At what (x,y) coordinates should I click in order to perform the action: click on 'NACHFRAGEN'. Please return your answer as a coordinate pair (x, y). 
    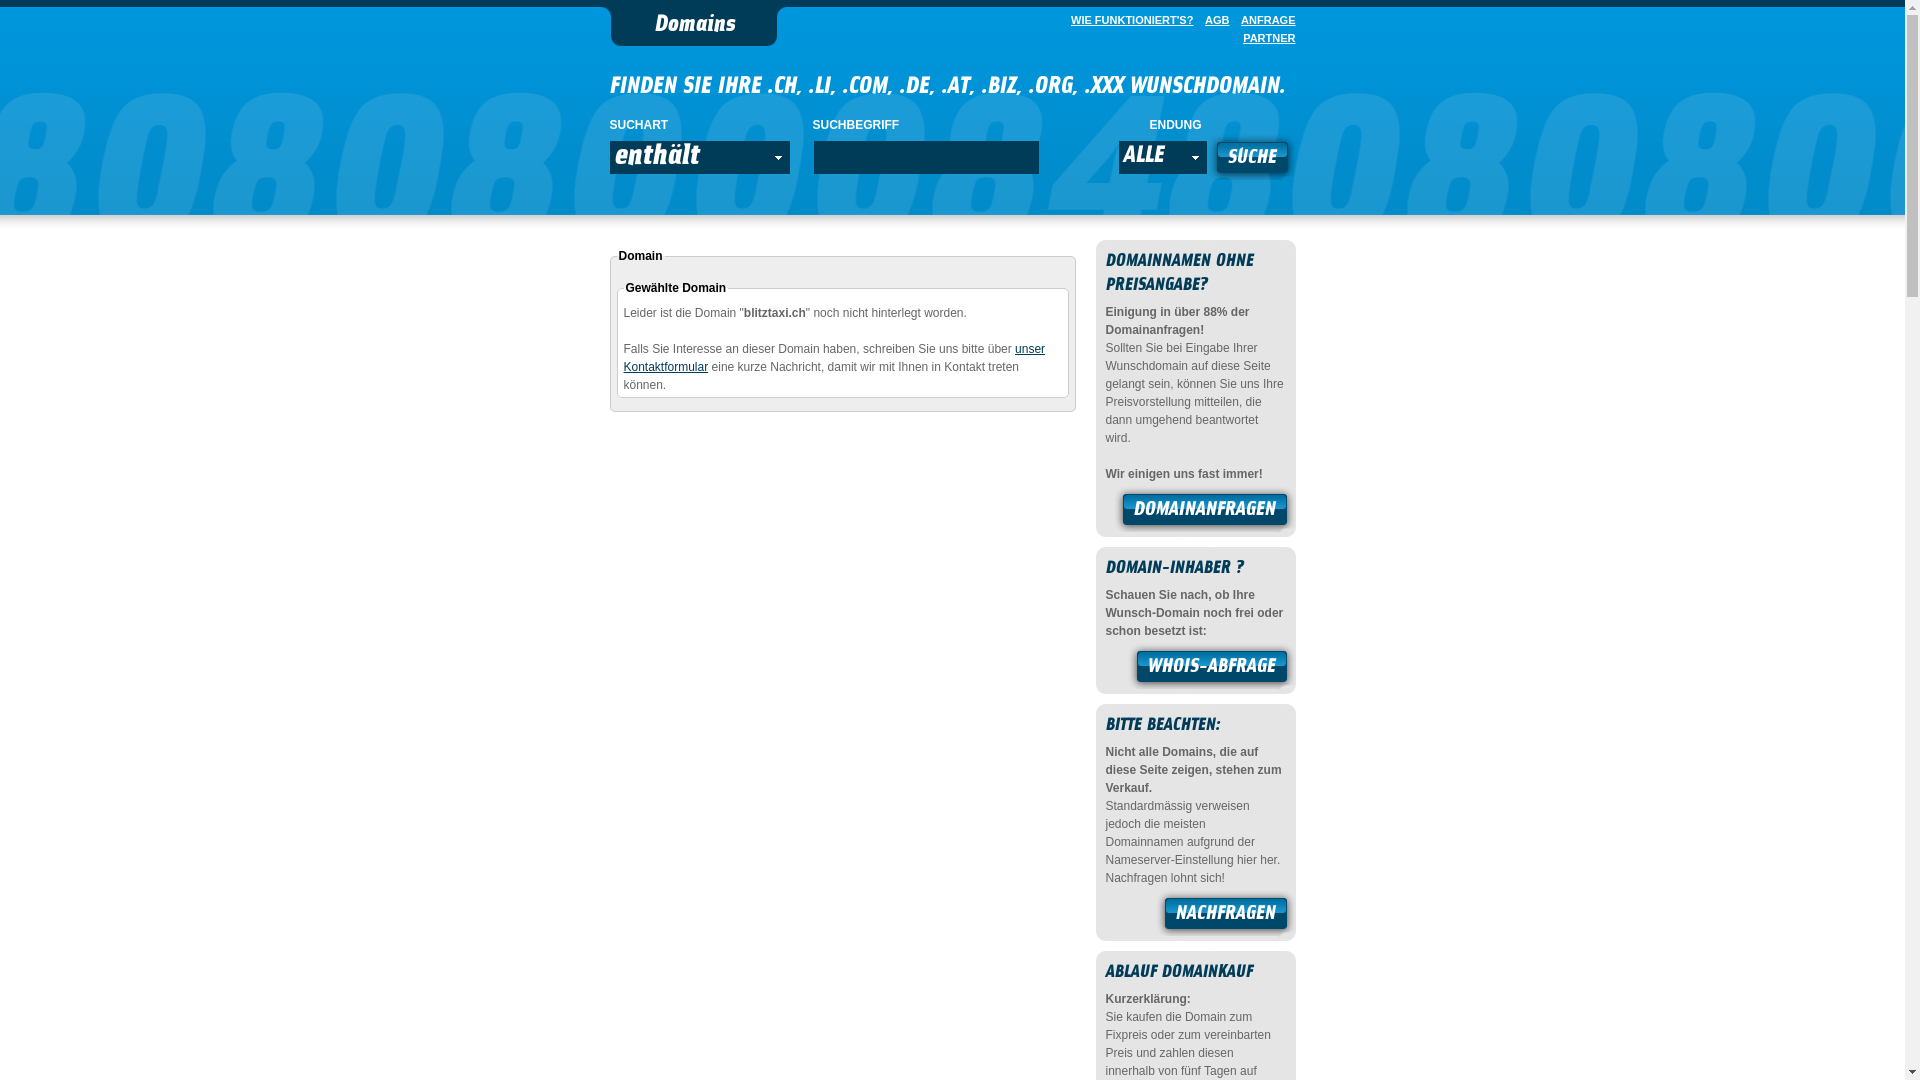
    Looking at the image, I should click on (1224, 915).